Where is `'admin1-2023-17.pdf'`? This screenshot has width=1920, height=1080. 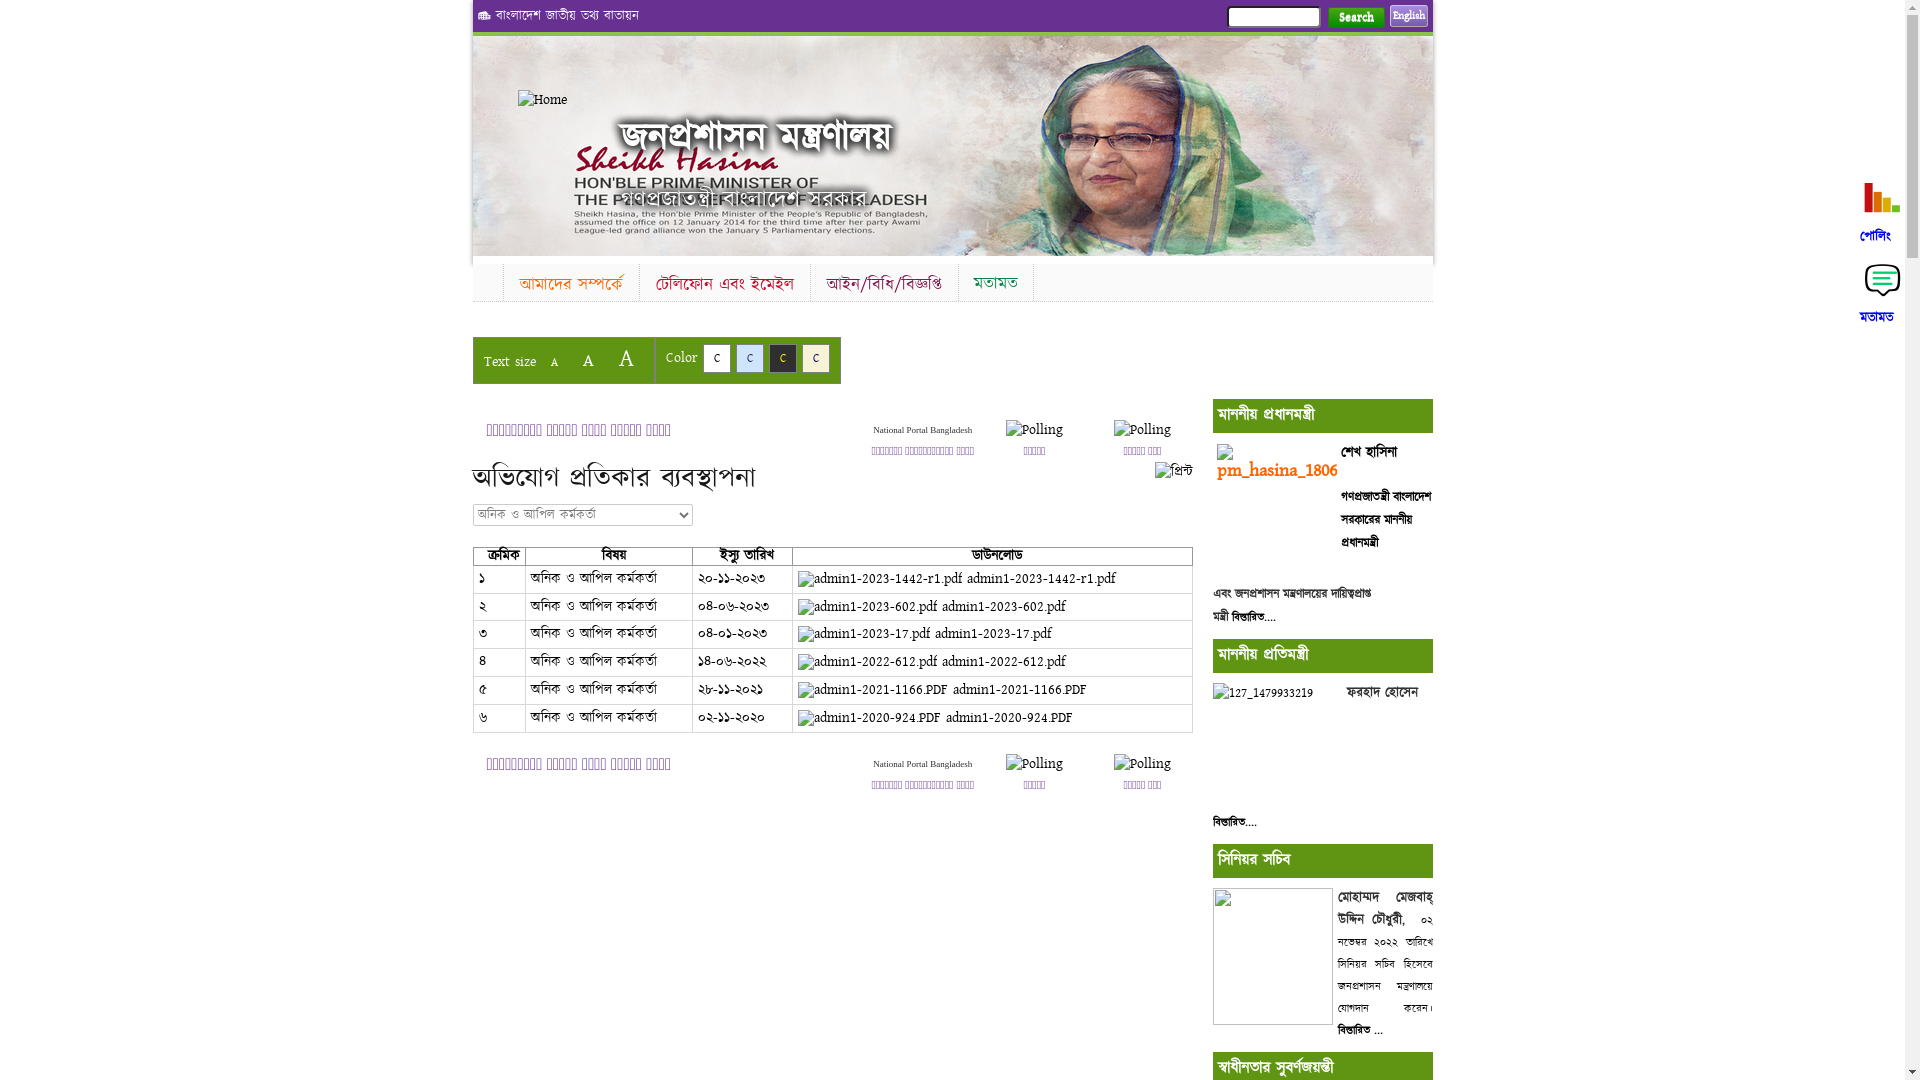
'admin1-2023-17.pdf' is located at coordinates (923, 633).